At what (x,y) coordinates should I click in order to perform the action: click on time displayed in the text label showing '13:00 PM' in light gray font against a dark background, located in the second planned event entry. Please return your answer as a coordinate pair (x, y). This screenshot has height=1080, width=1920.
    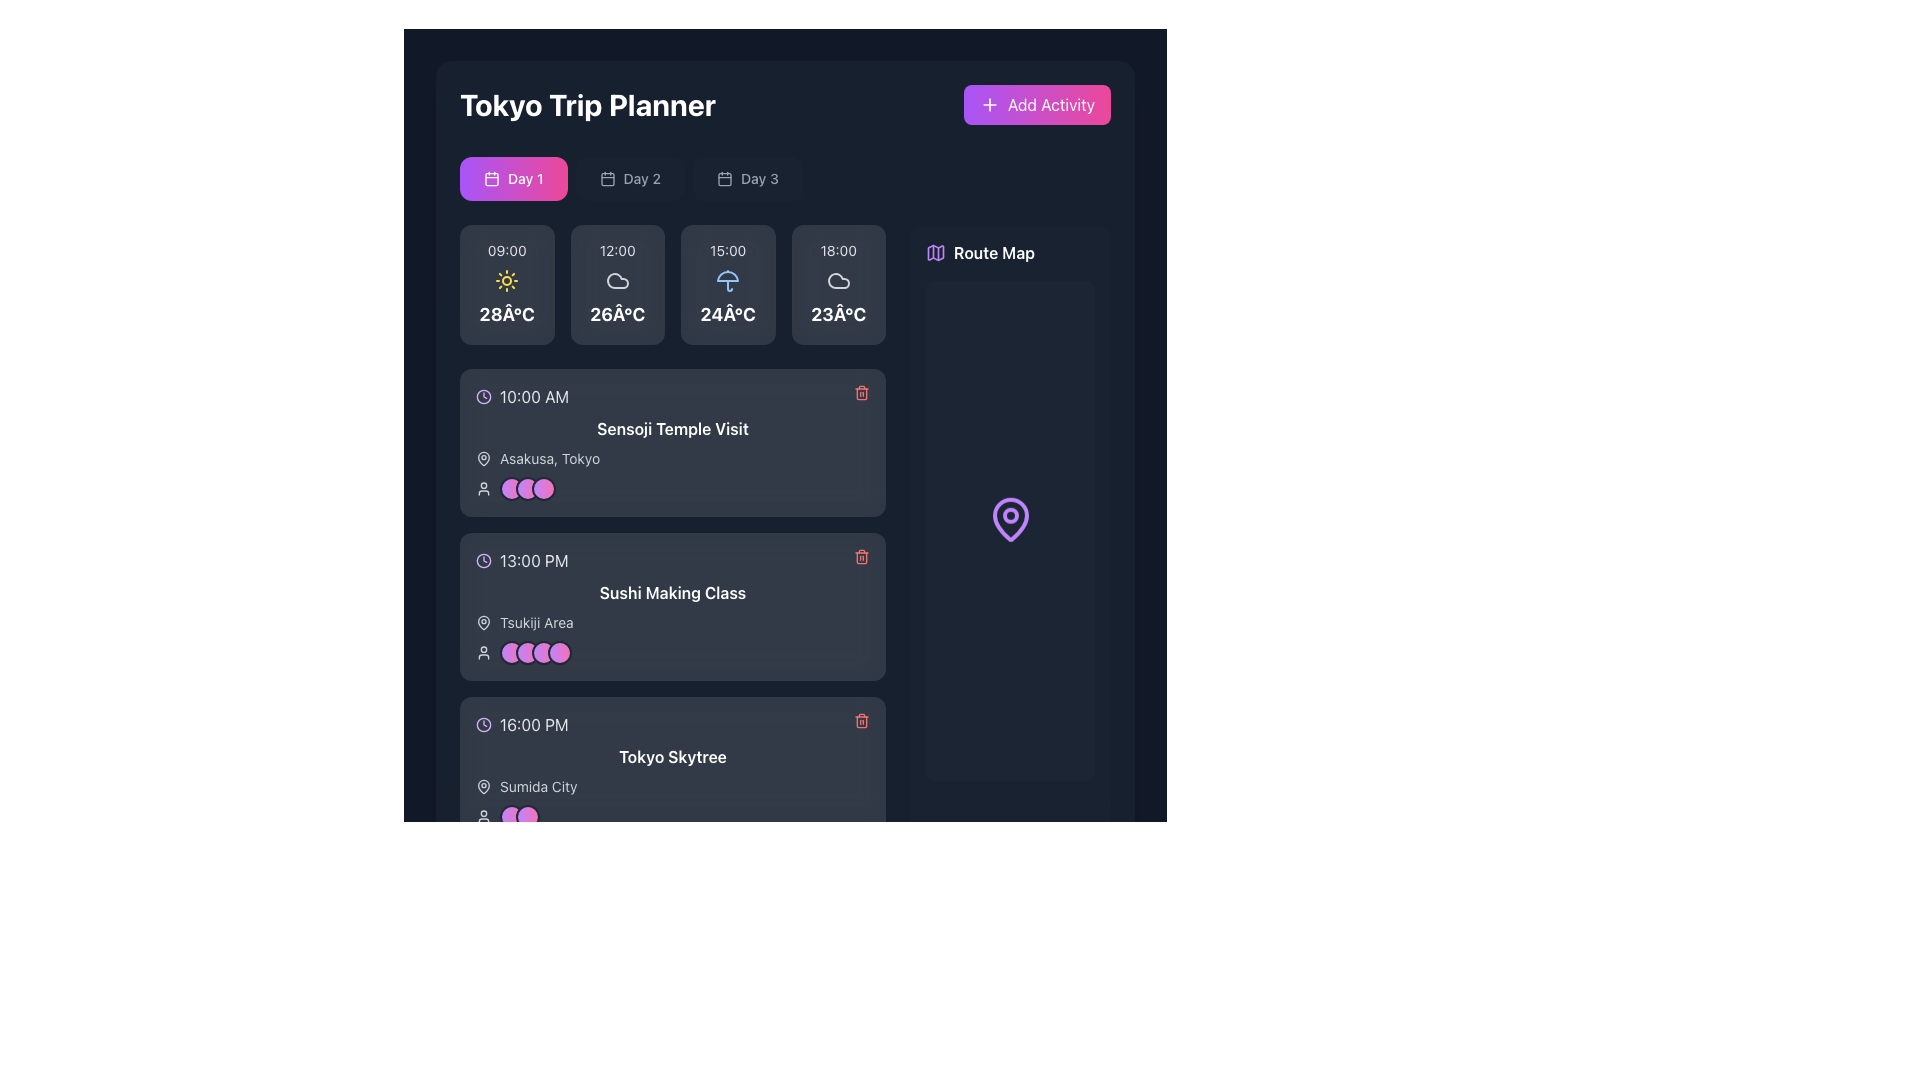
    Looking at the image, I should click on (534, 560).